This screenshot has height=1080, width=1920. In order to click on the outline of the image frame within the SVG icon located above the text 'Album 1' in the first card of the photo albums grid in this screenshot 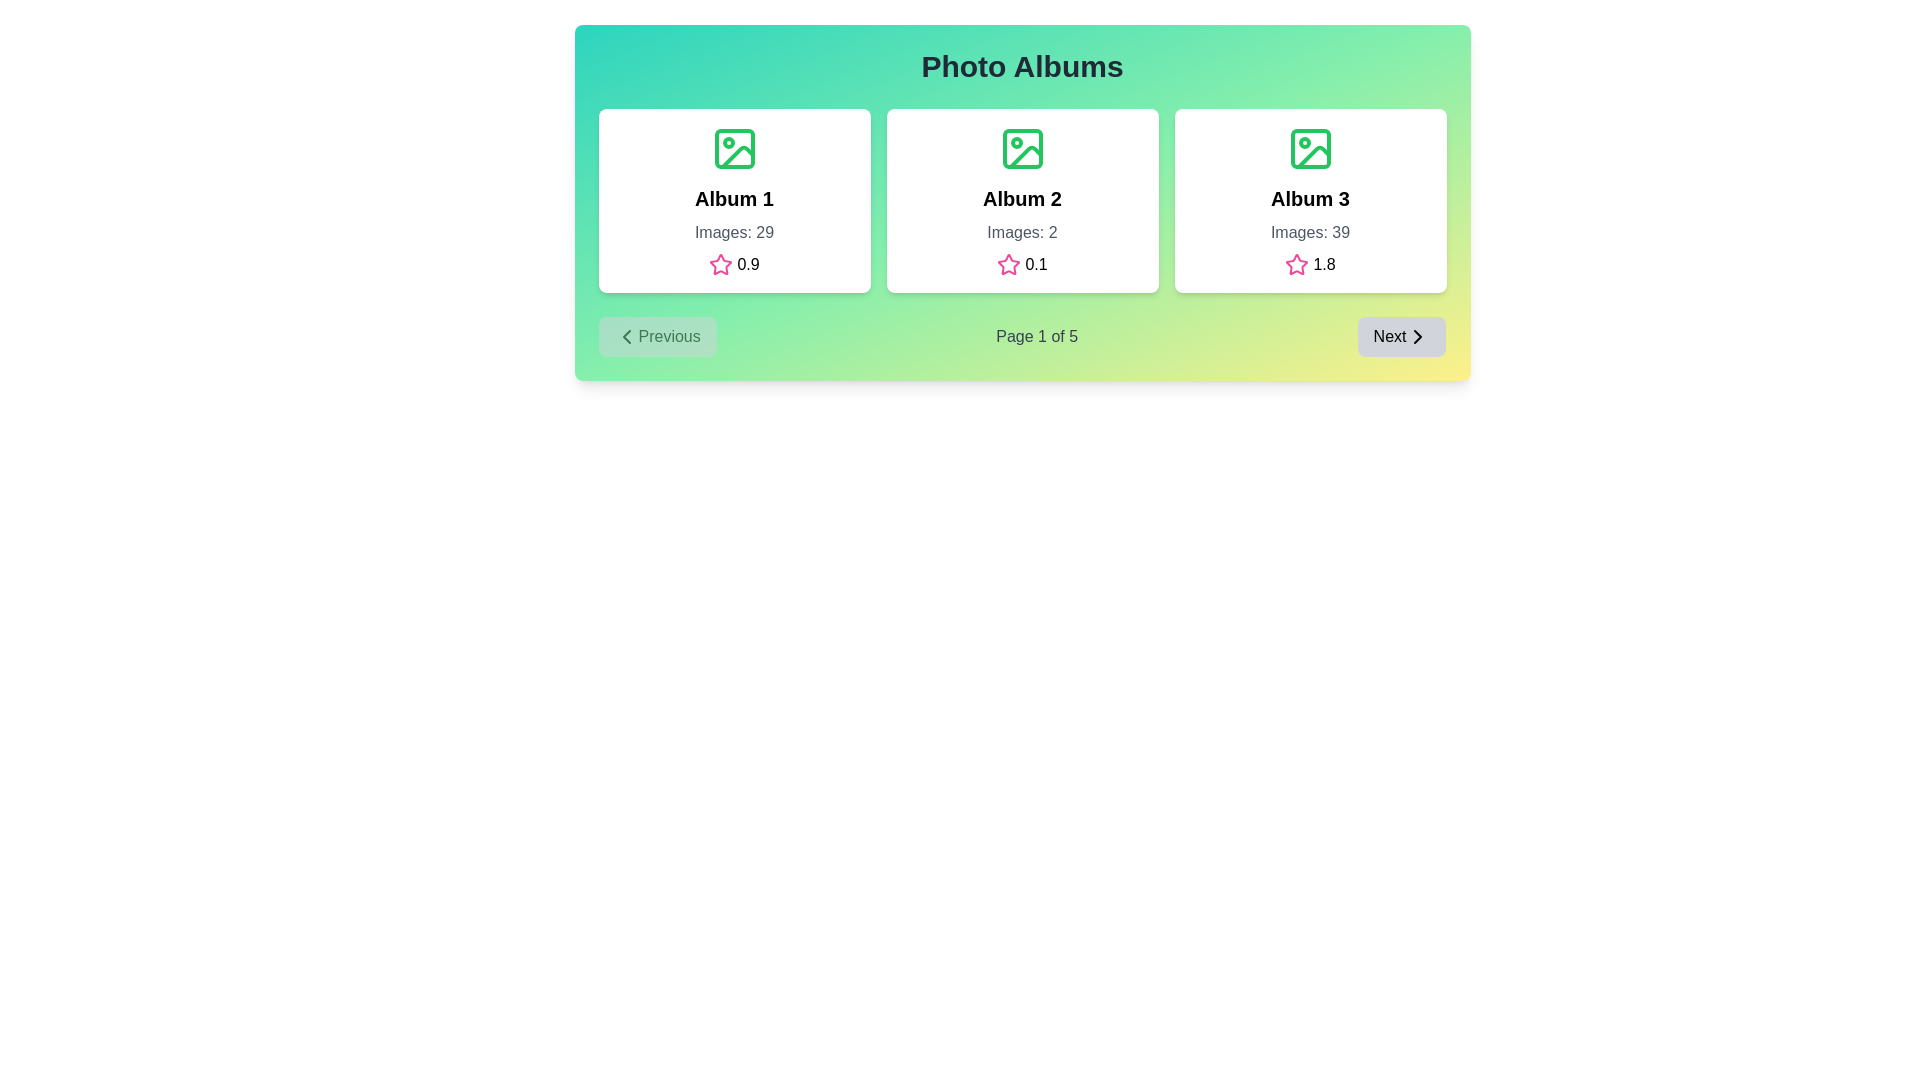, I will do `click(733, 148)`.